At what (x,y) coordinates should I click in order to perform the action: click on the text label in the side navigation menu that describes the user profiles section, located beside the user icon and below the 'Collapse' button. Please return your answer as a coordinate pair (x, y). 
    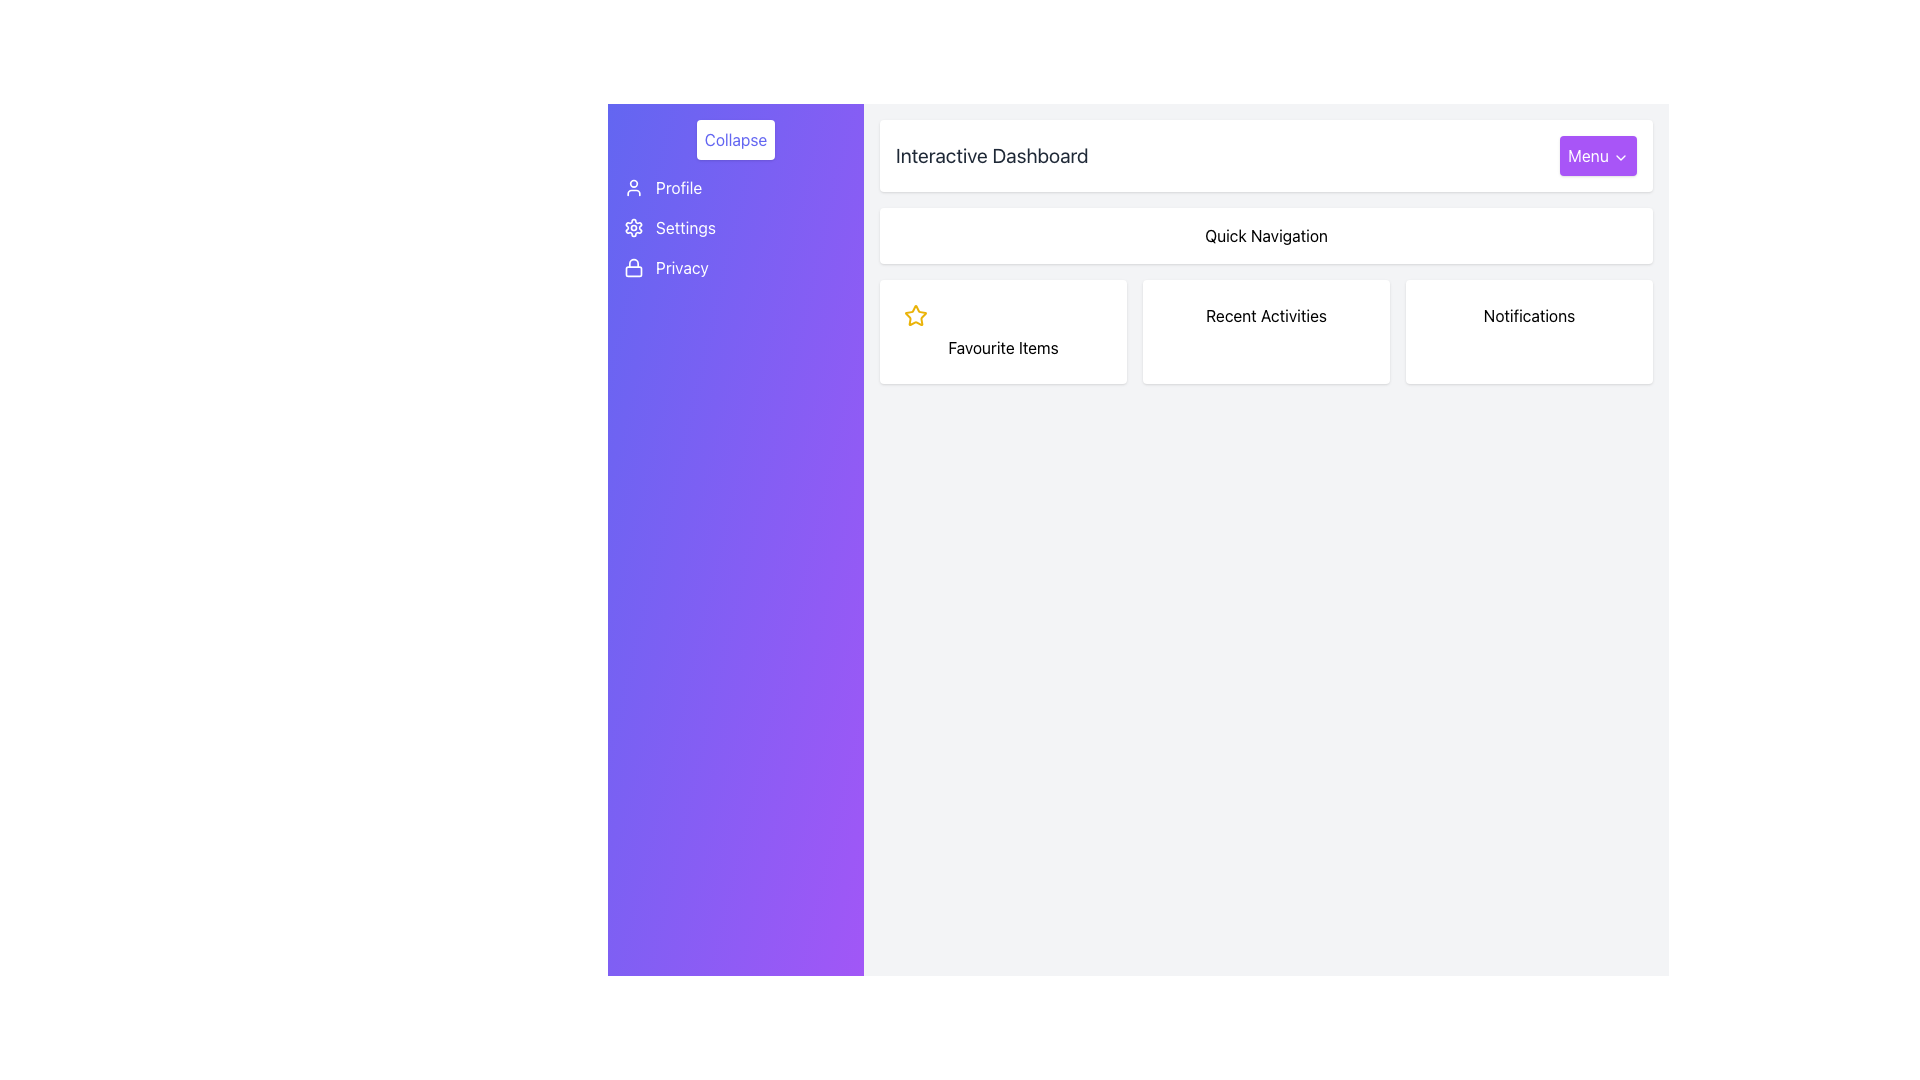
    Looking at the image, I should click on (679, 188).